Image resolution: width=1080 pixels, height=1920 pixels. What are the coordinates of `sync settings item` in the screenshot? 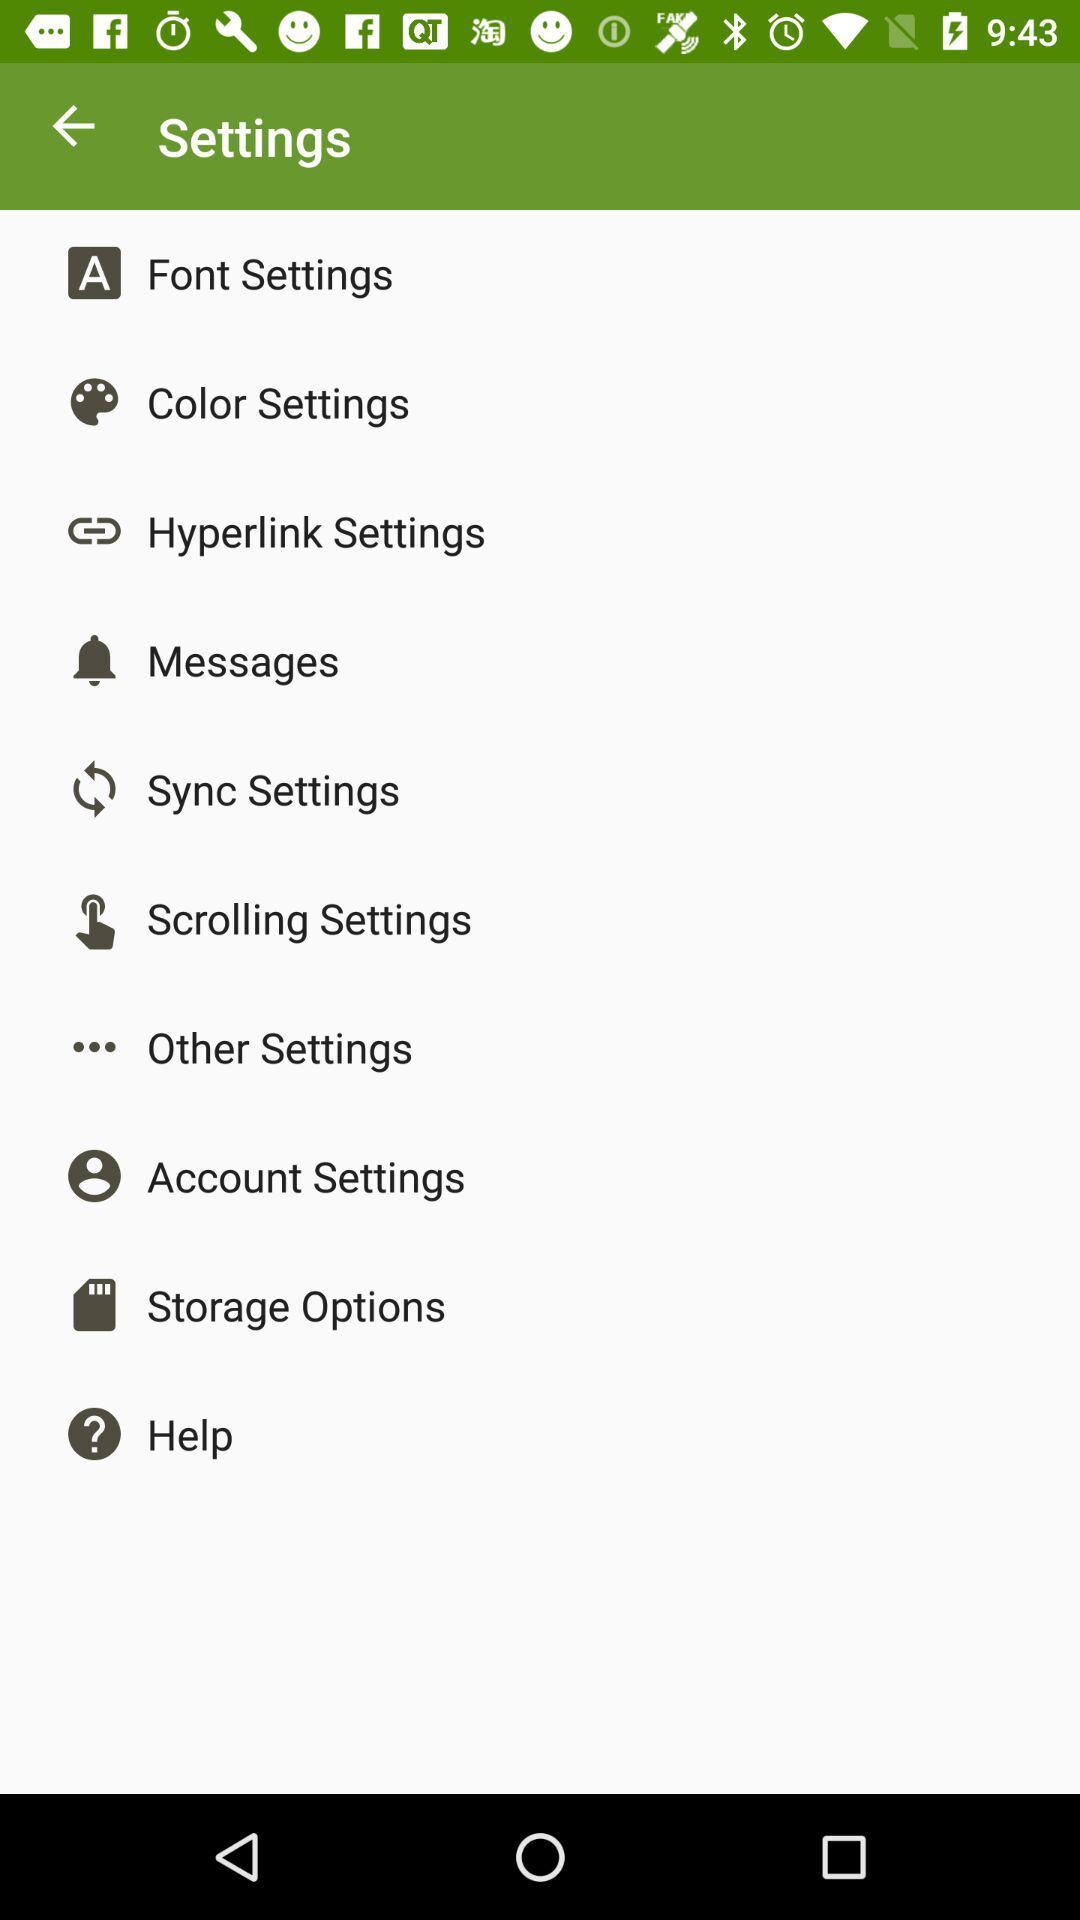 It's located at (273, 787).